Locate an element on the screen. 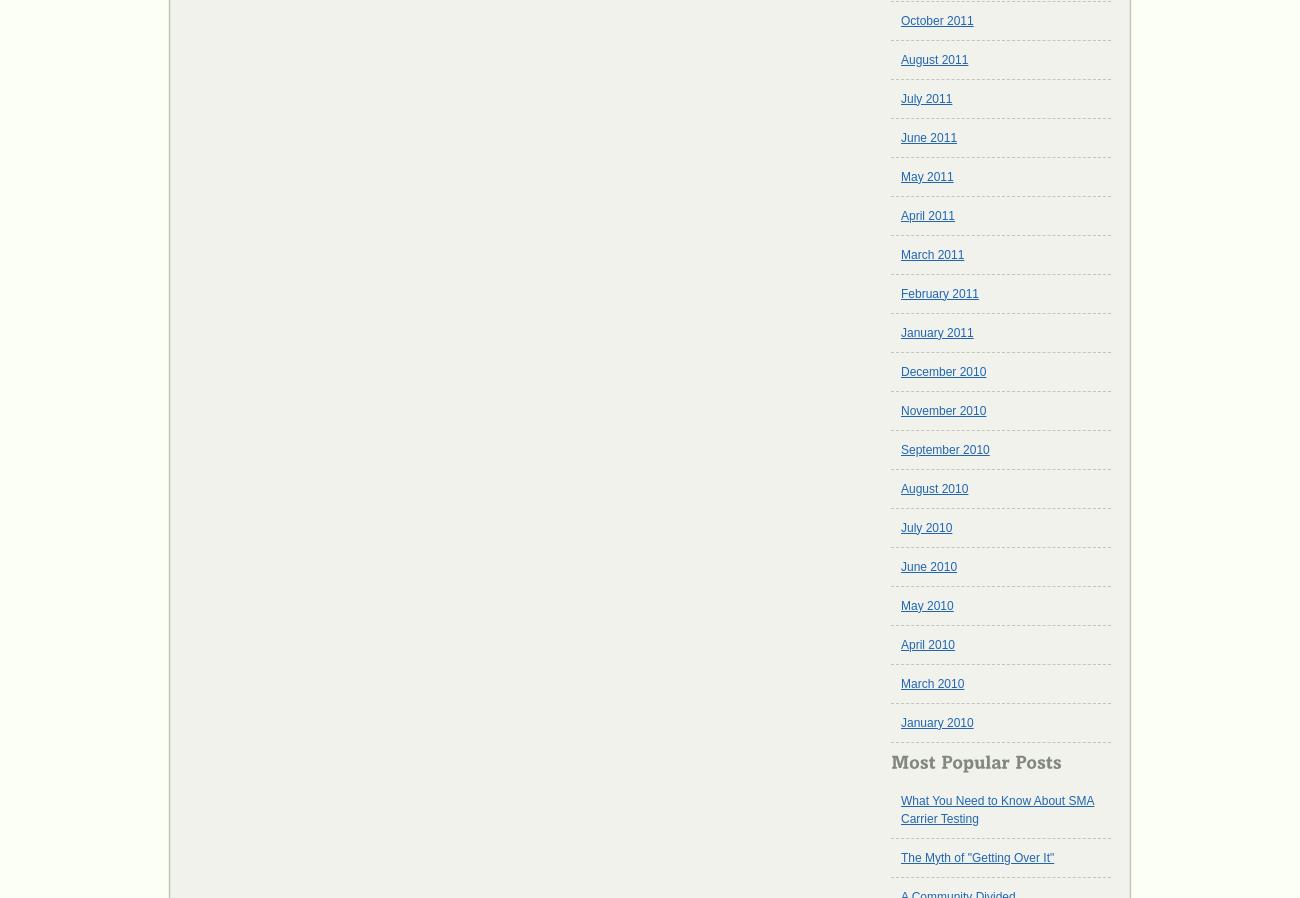 Image resolution: width=1300 pixels, height=898 pixels. 'May 2010' is located at coordinates (927, 603).